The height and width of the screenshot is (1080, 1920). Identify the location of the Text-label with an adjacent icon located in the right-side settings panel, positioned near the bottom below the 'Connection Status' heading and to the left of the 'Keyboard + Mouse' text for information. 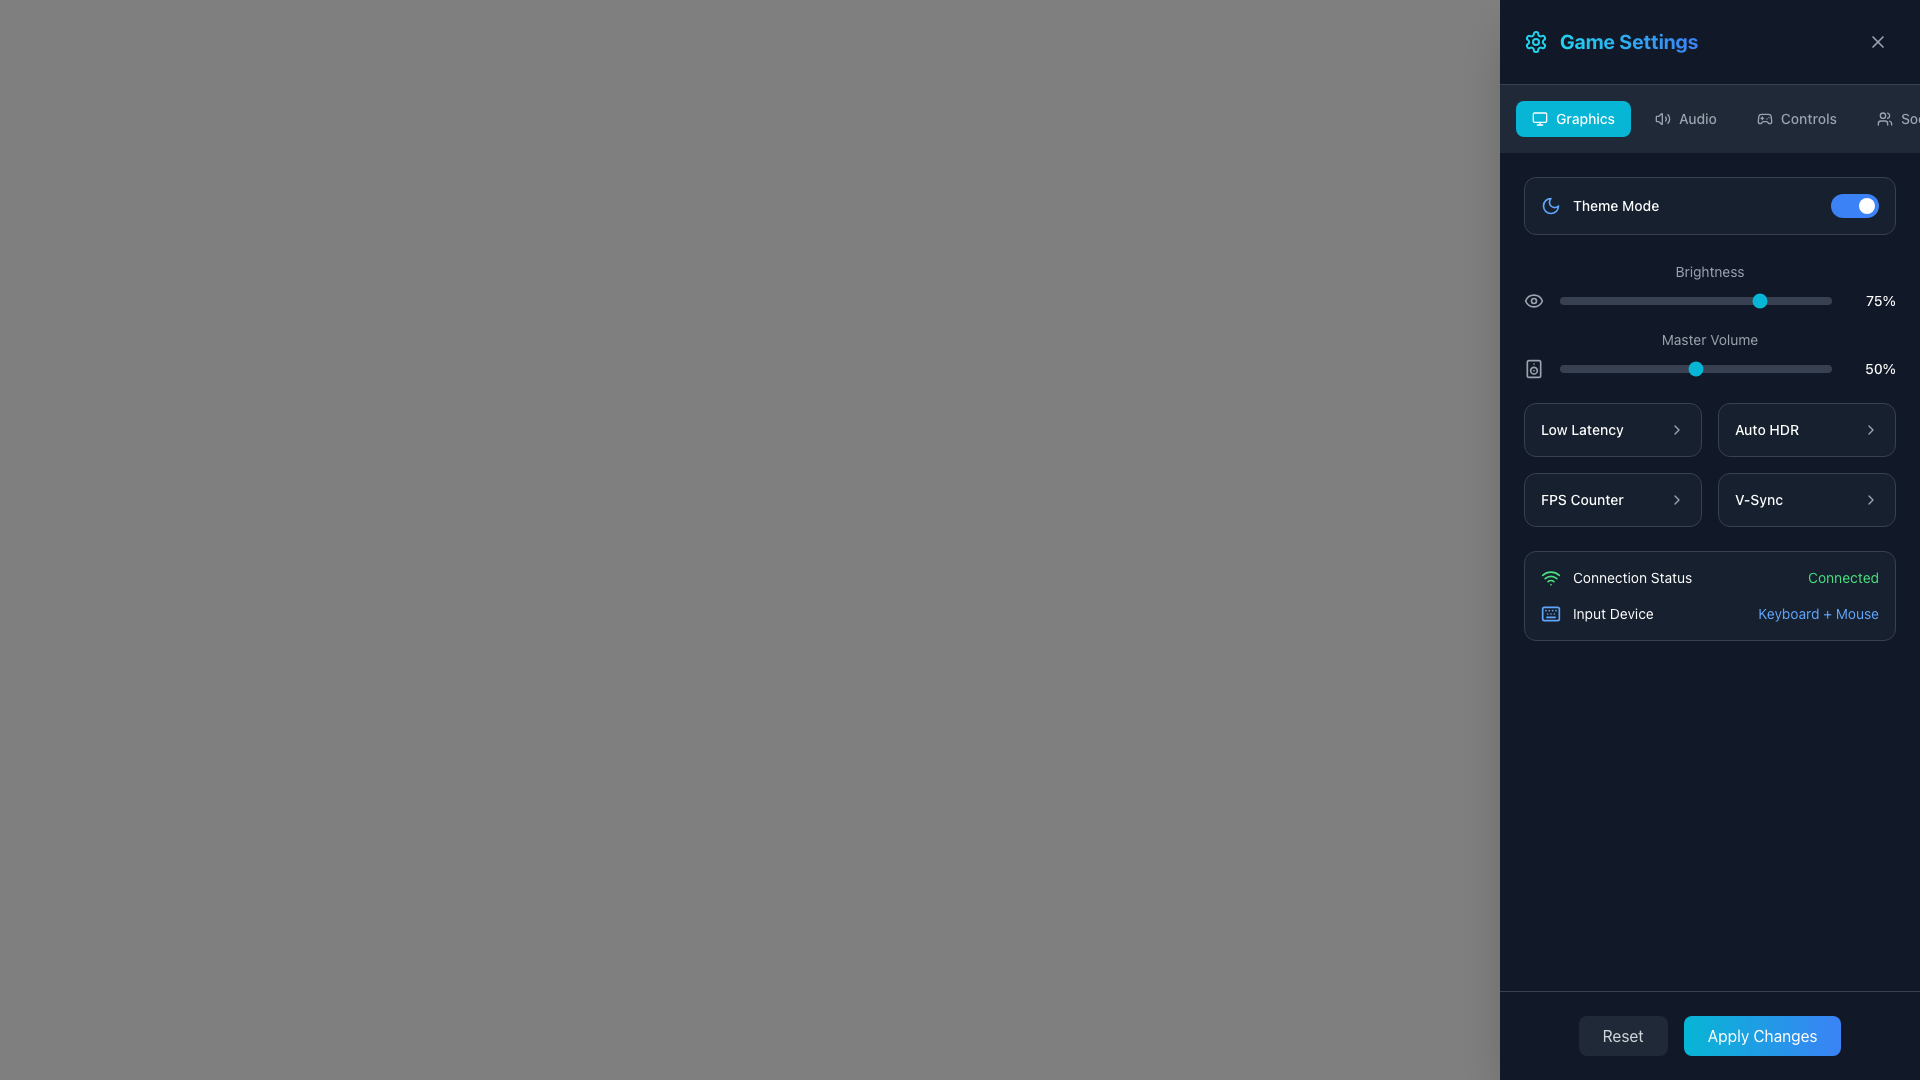
(1596, 612).